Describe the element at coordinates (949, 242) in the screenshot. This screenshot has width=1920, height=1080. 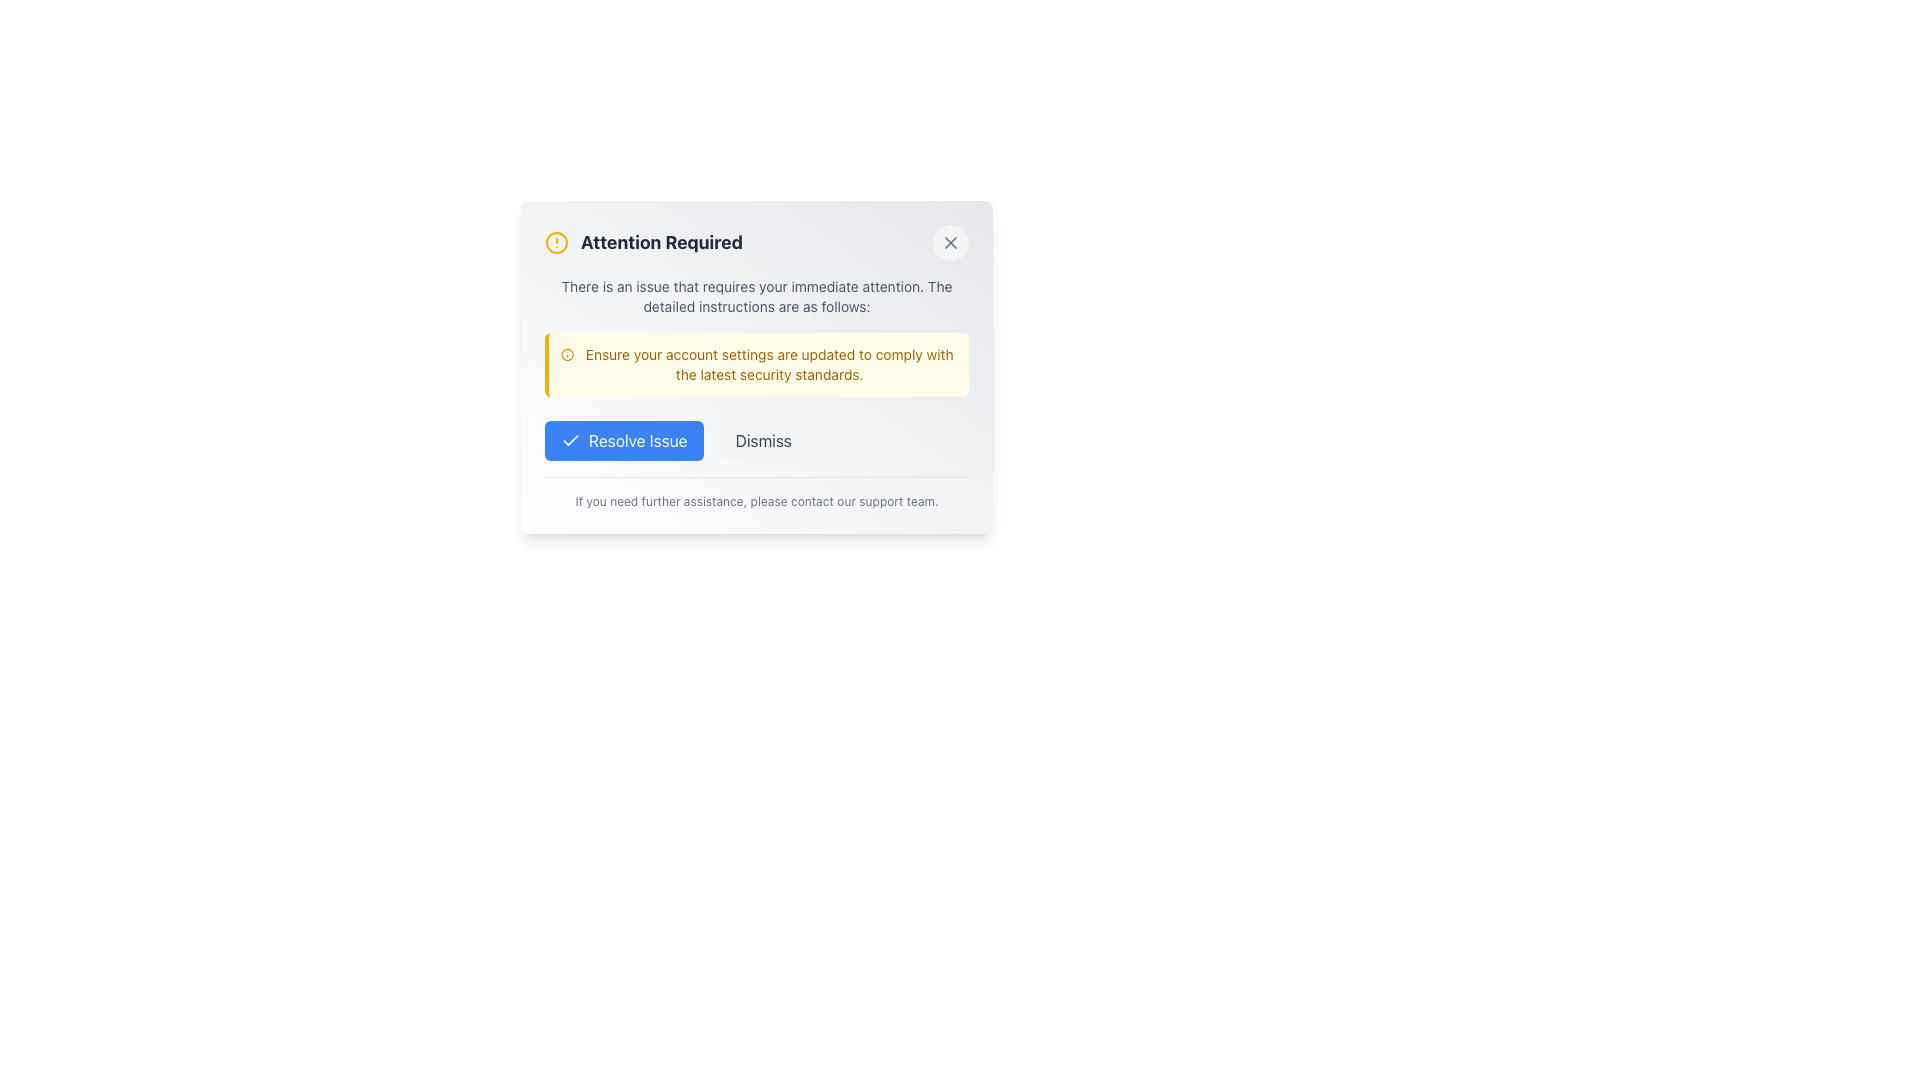
I see `the rounded gray button with an 'X' icon located in the top-right corner of the 'Attention Required' dialog box` at that location.